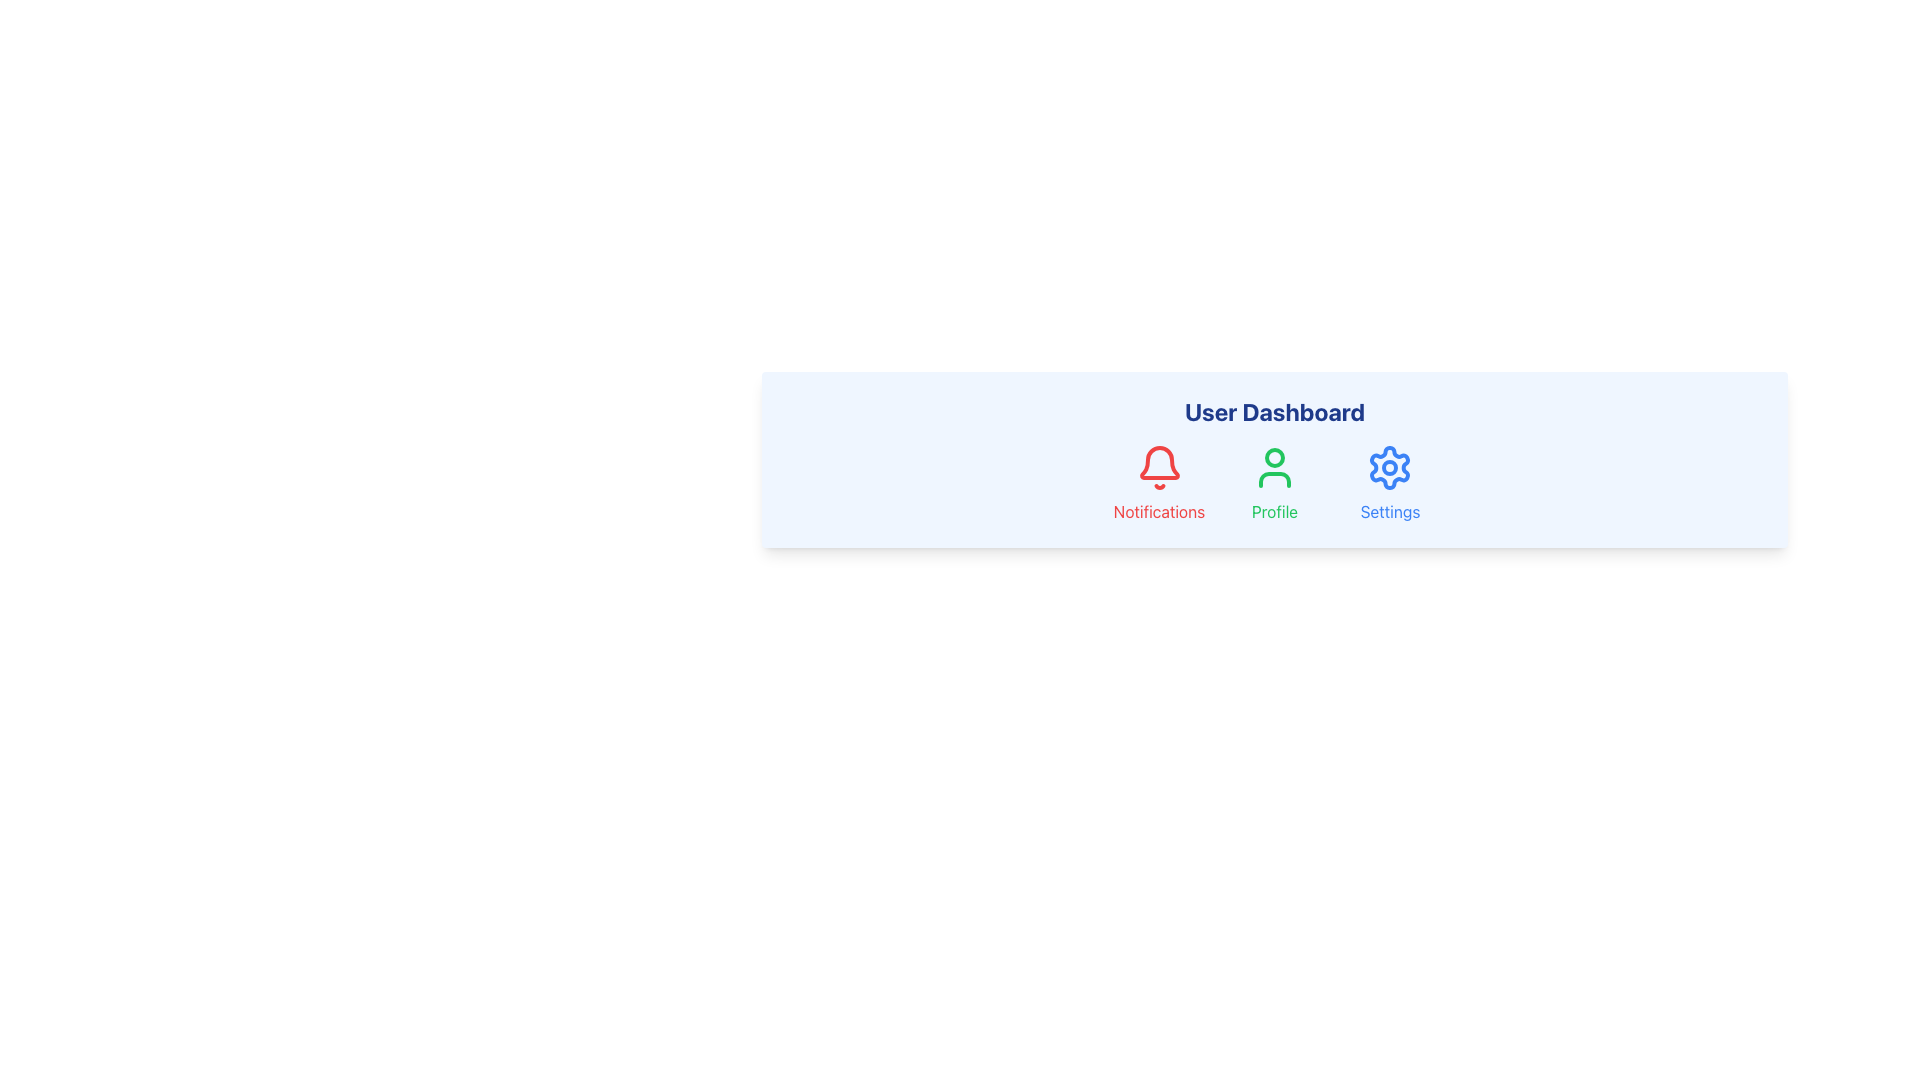  What do you see at coordinates (1274, 511) in the screenshot?
I see `the interactive label positioned directly below the user icon` at bounding box center [1274, 511].